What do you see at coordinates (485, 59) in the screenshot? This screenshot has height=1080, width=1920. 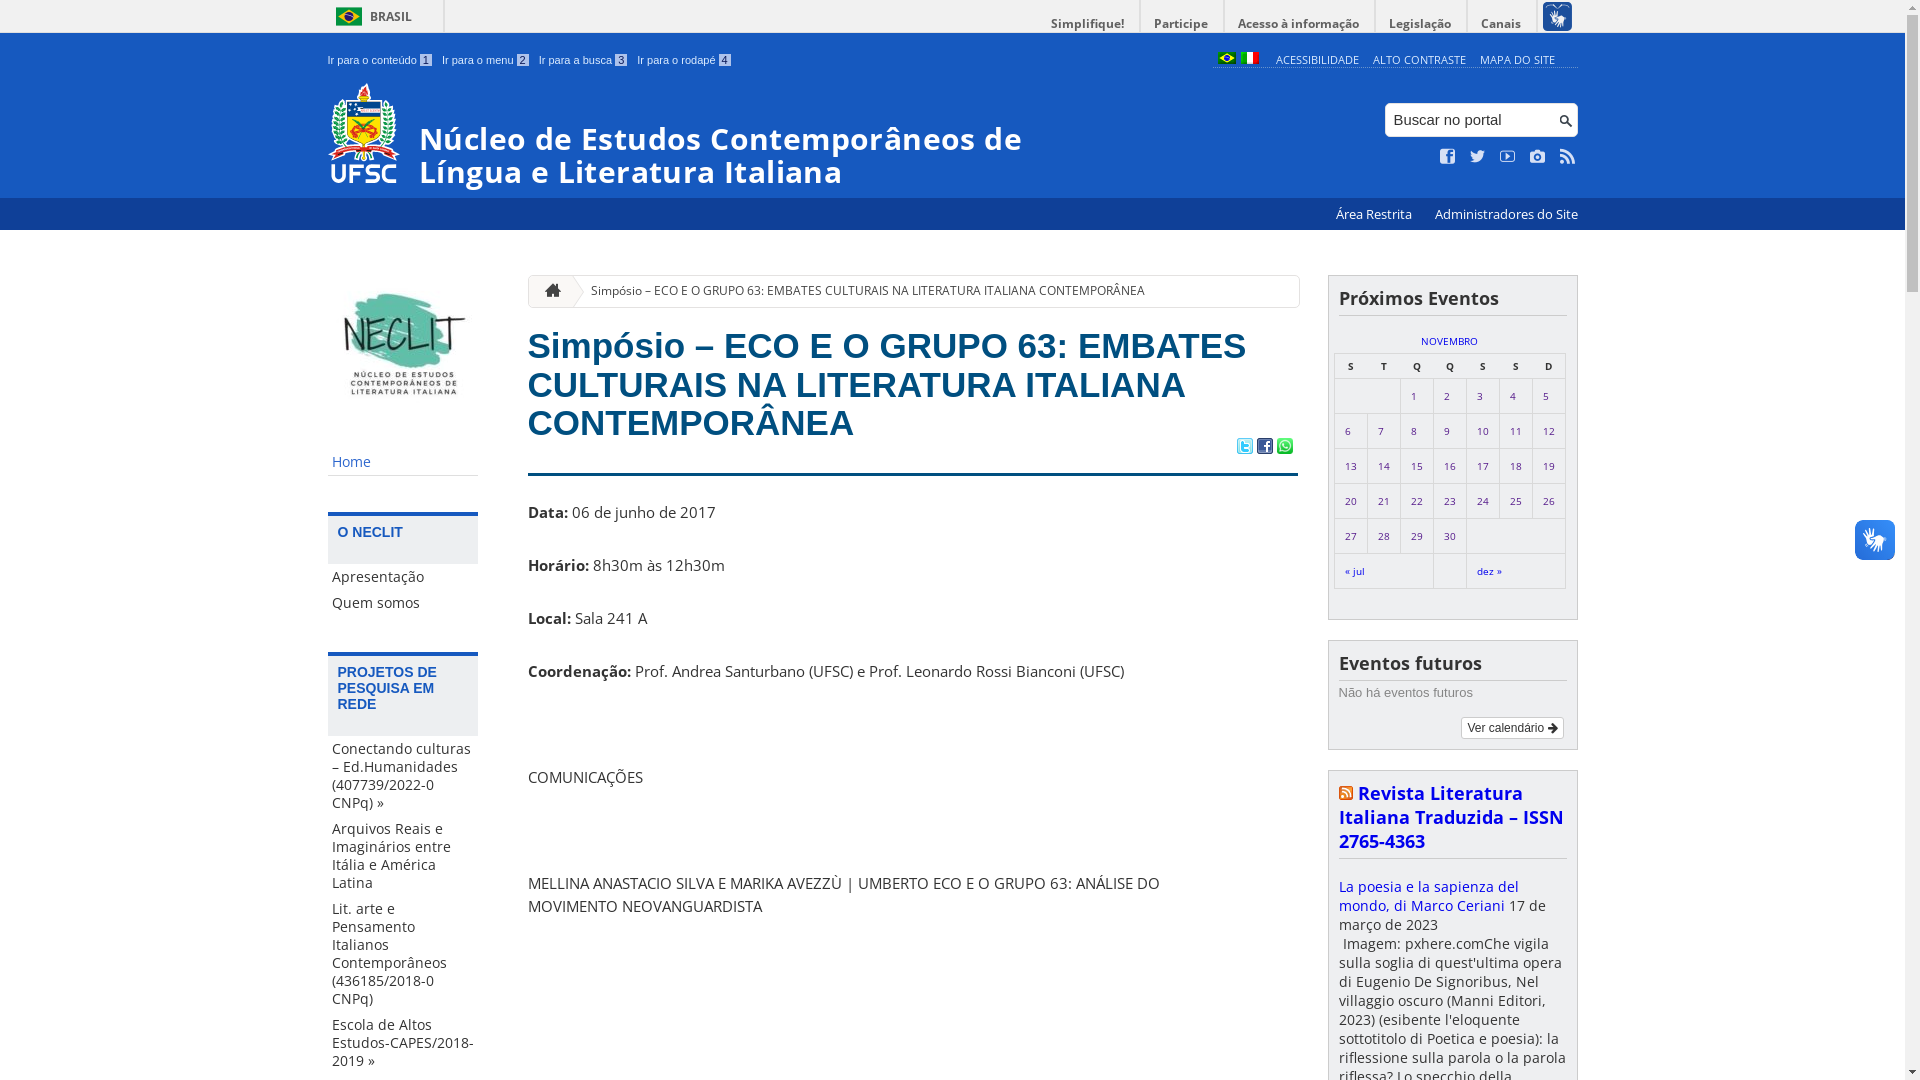 I see `'Ir para o menu 2'` at bounding box center [485, 59].